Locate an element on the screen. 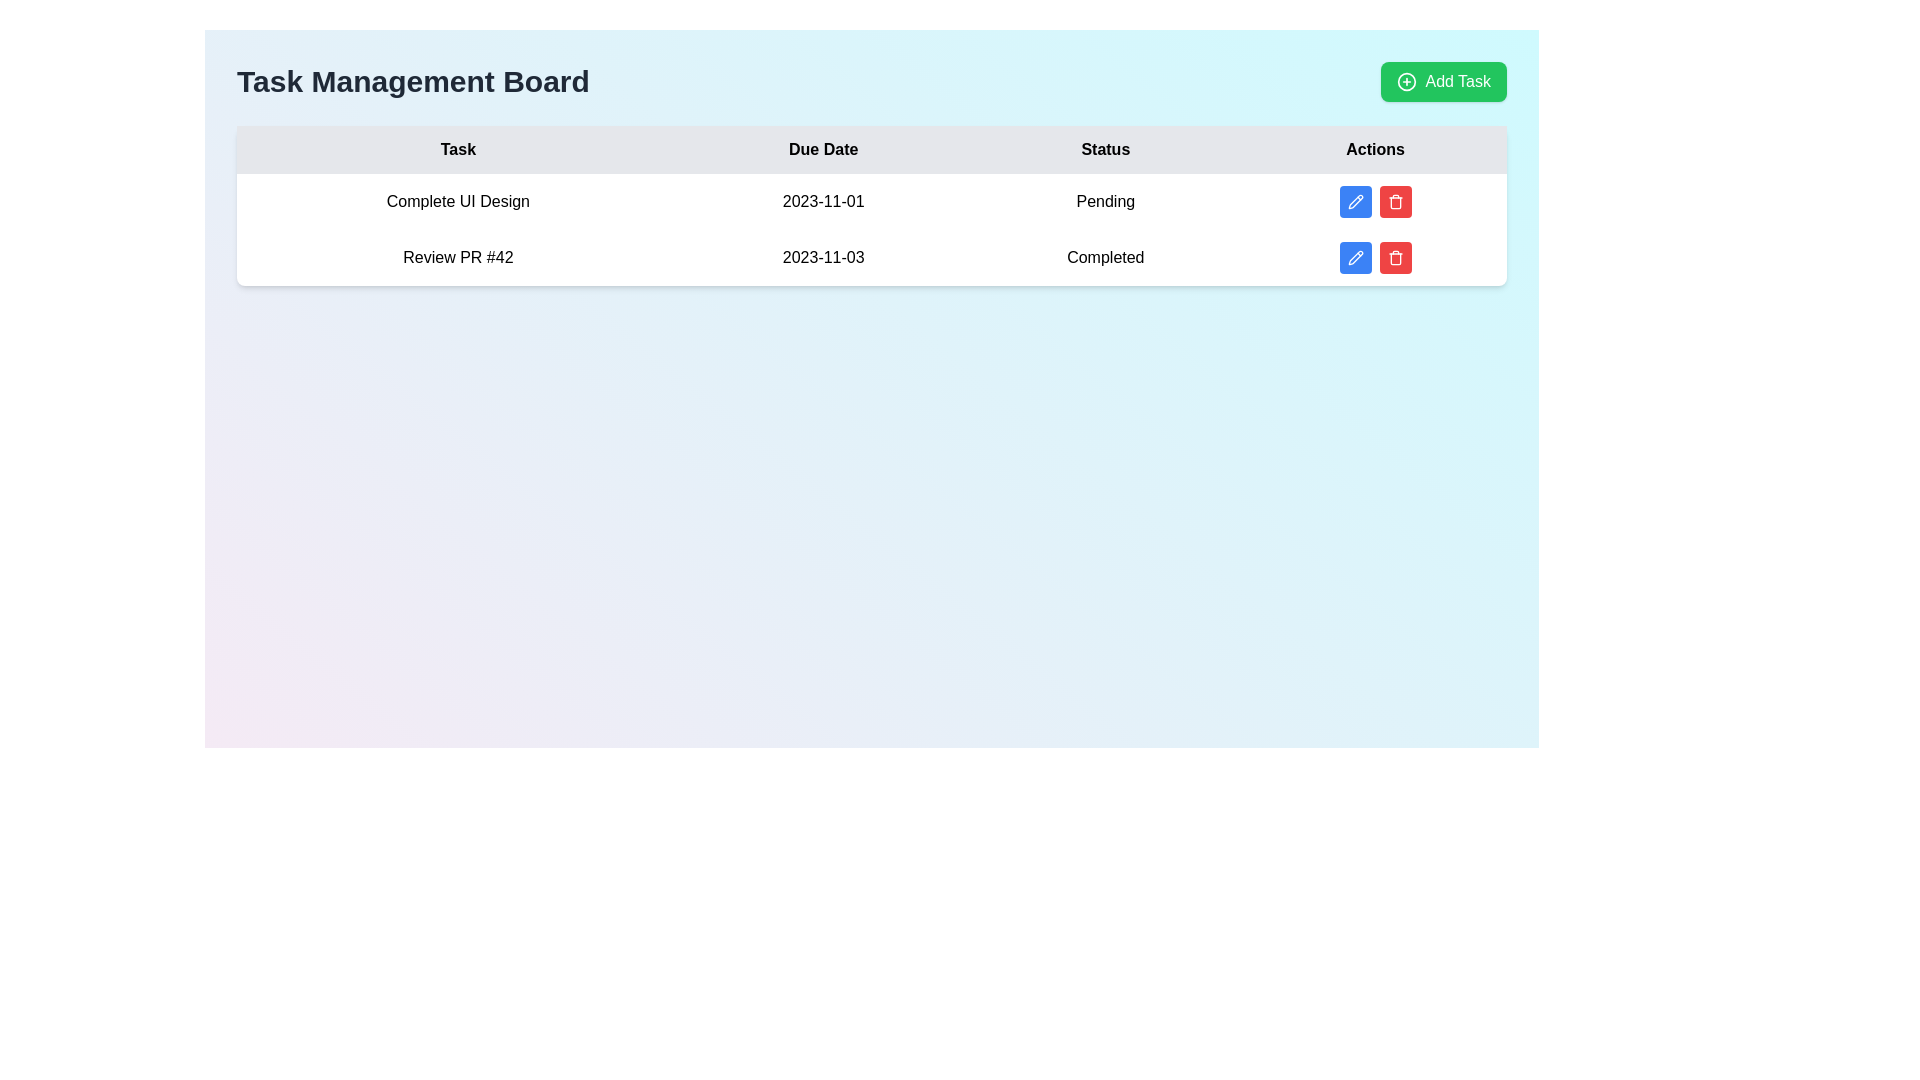 Image resolution: width=1920 pixels, height=1080 pixels. the 'Due Date' column header in the task management table is located at coordinates (823, 149).